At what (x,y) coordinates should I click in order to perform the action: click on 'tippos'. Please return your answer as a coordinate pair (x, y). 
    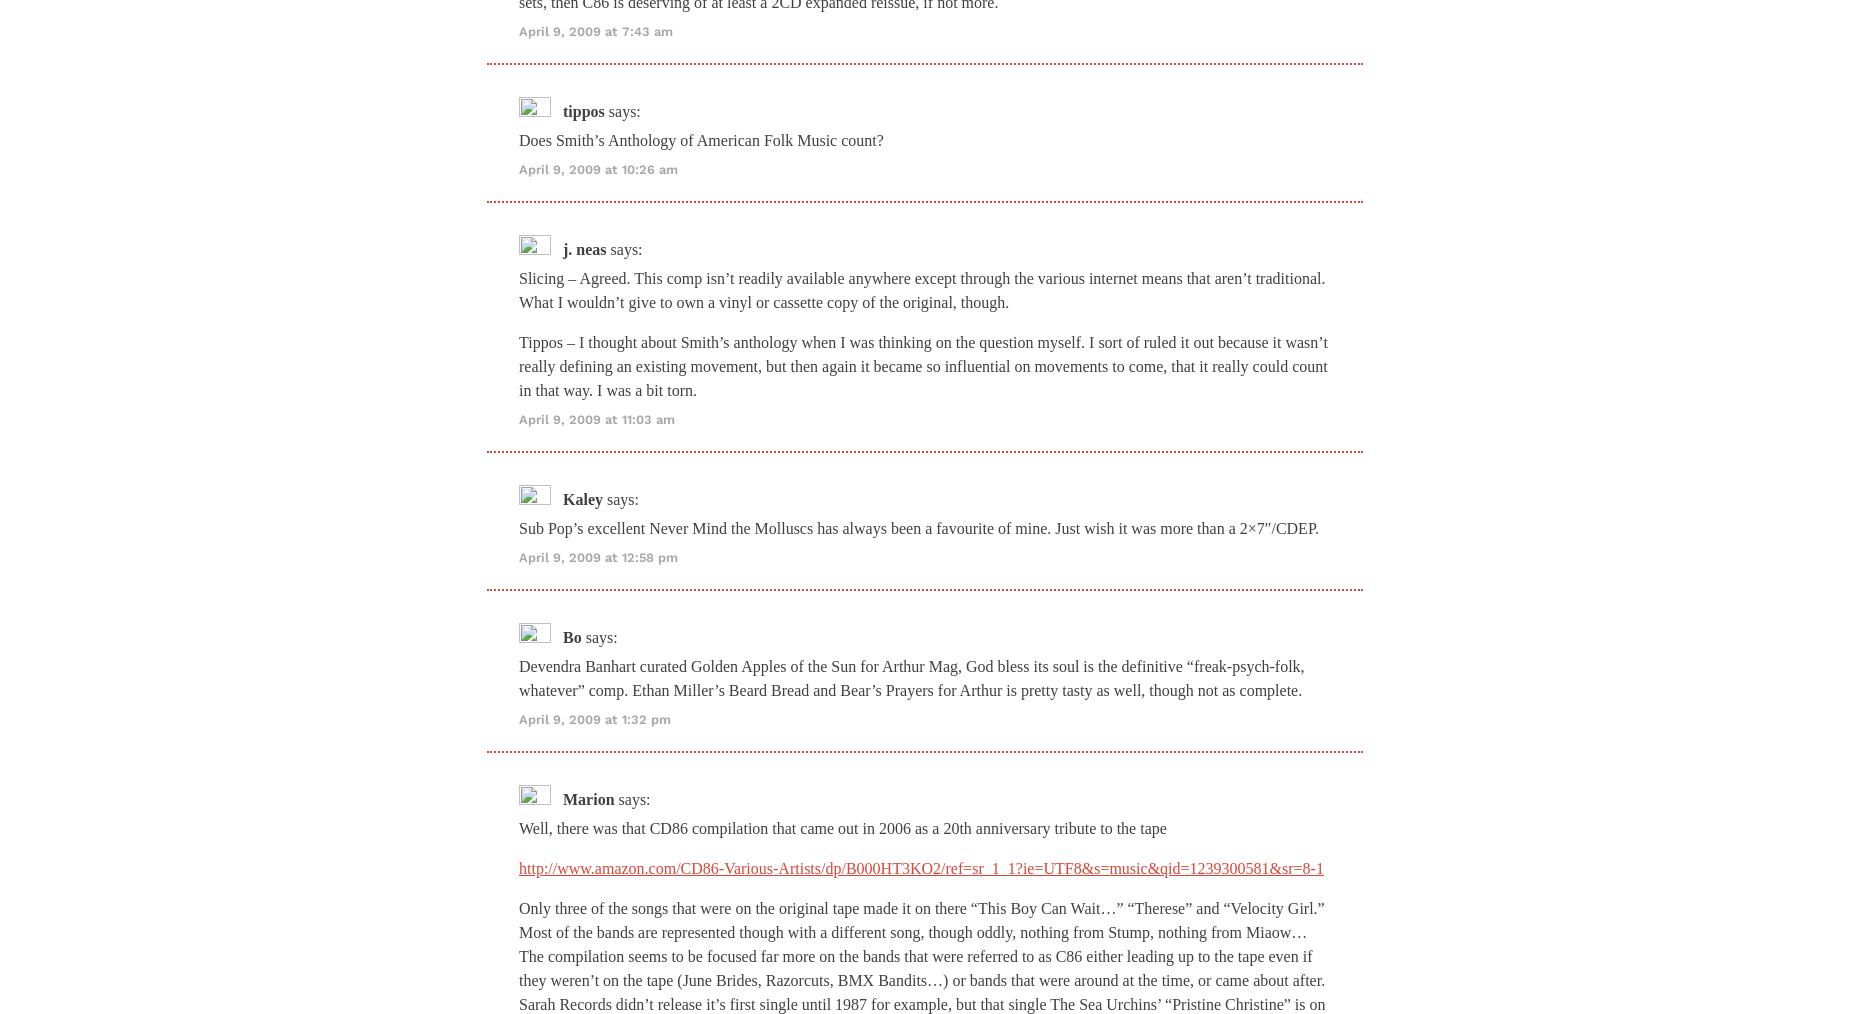
    Looking at the image, I should click on (583, 110).